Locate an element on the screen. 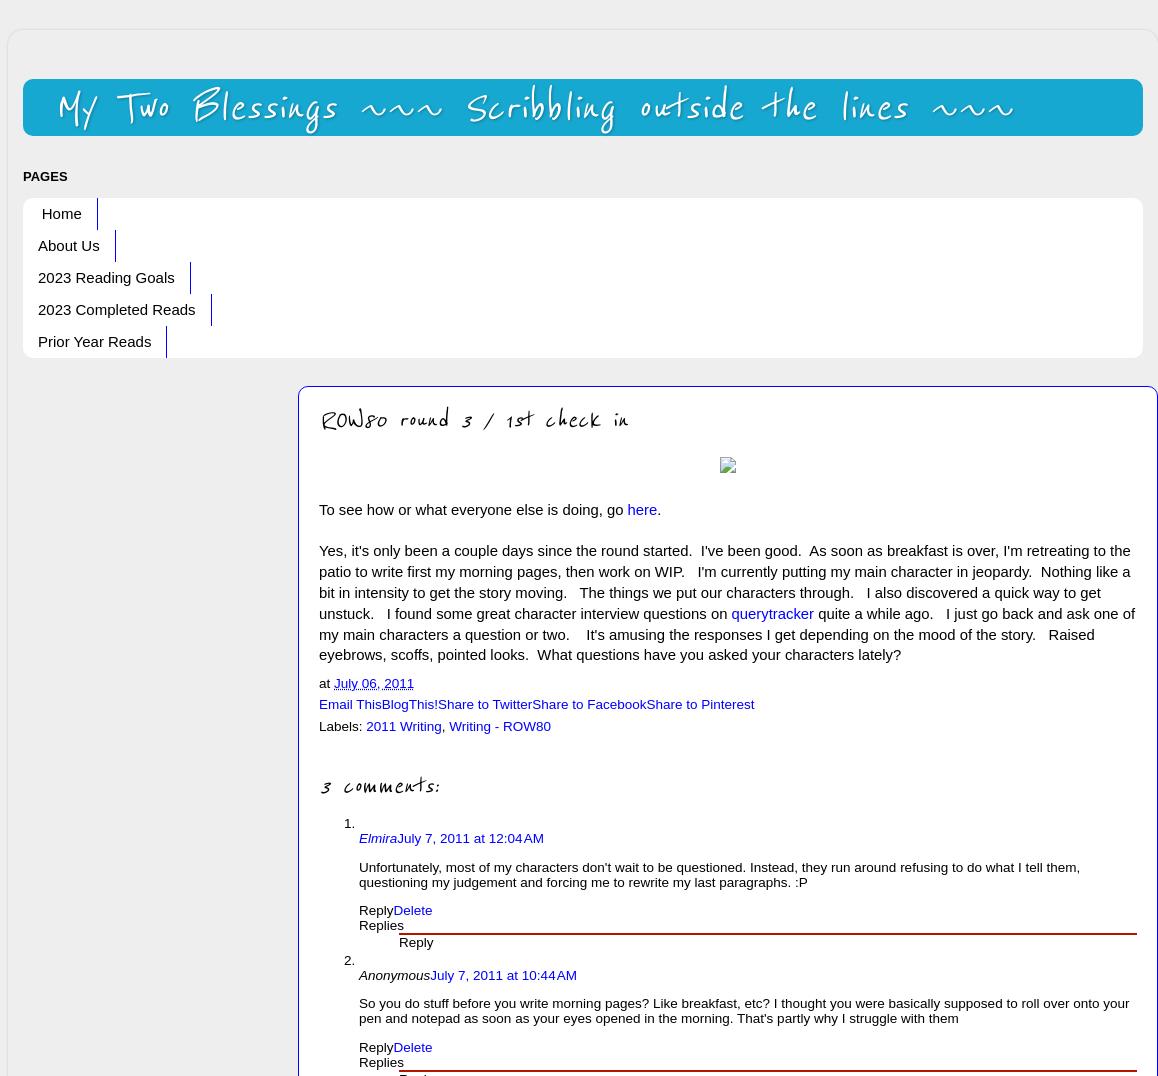  'Share to Facebook' is located at coordinates (531, 704).